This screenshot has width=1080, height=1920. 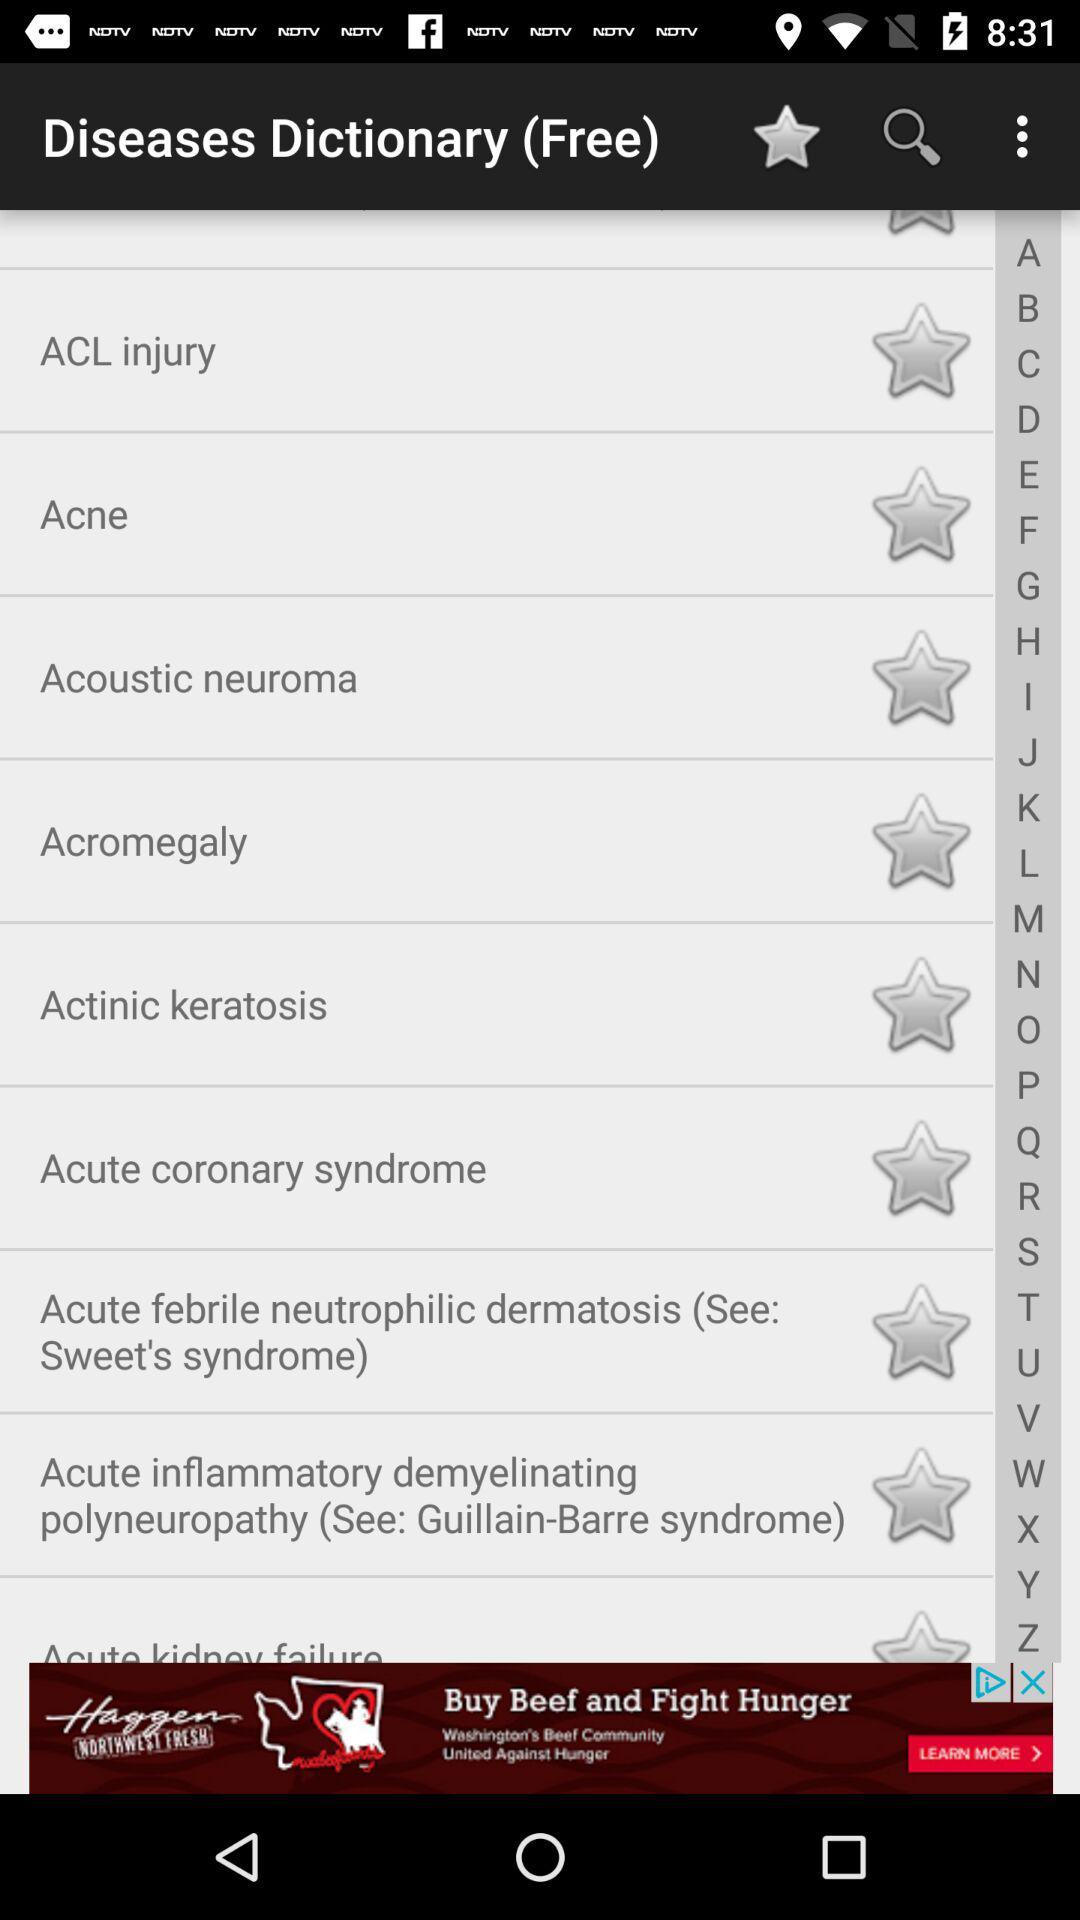 What do you see at coordinates (920, 1000) in the screenshot?
I see `shows the favourite option` at bounding box center [920, 1000].